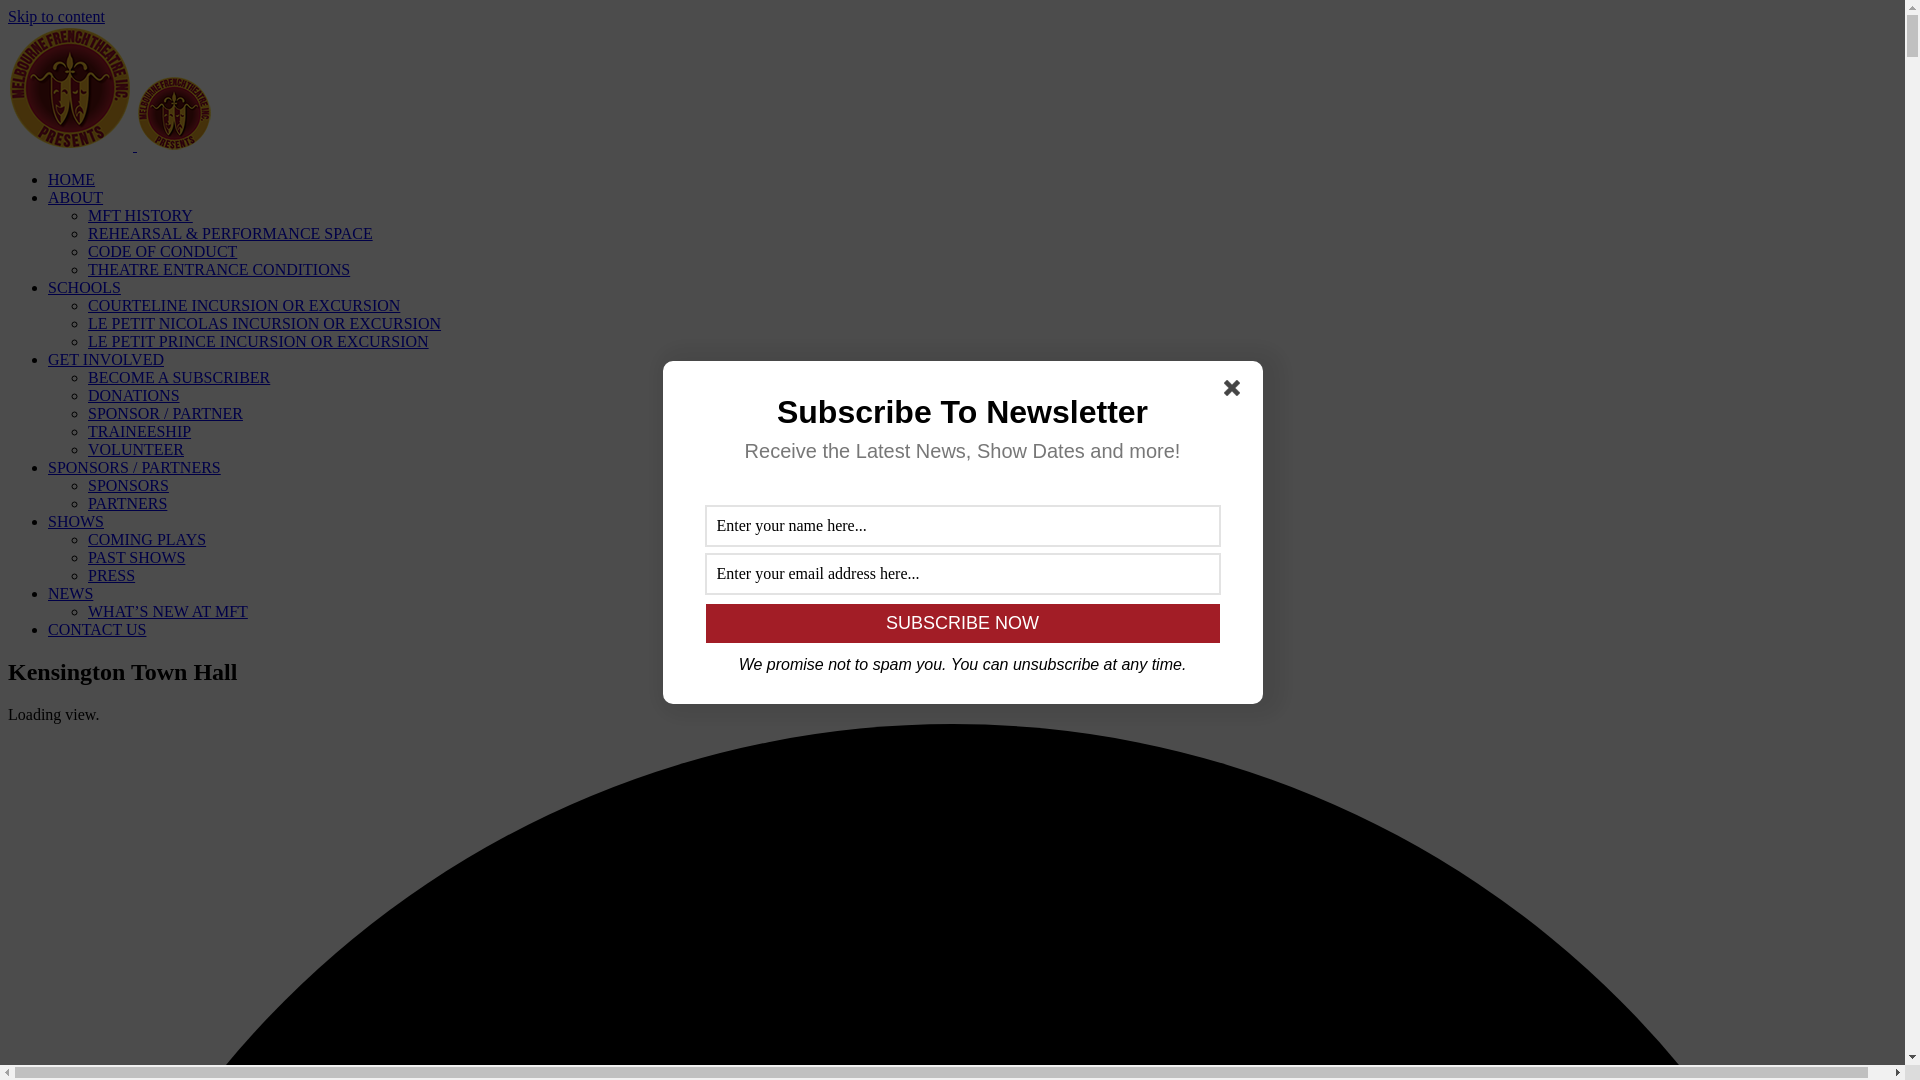 Image resolution: width=1920 pixels, height=1080 pixels. What do you see at coordinates (139, 215) in the screenshot?
I see `'MFT HISTORY'` at bounding box center [139, 215].